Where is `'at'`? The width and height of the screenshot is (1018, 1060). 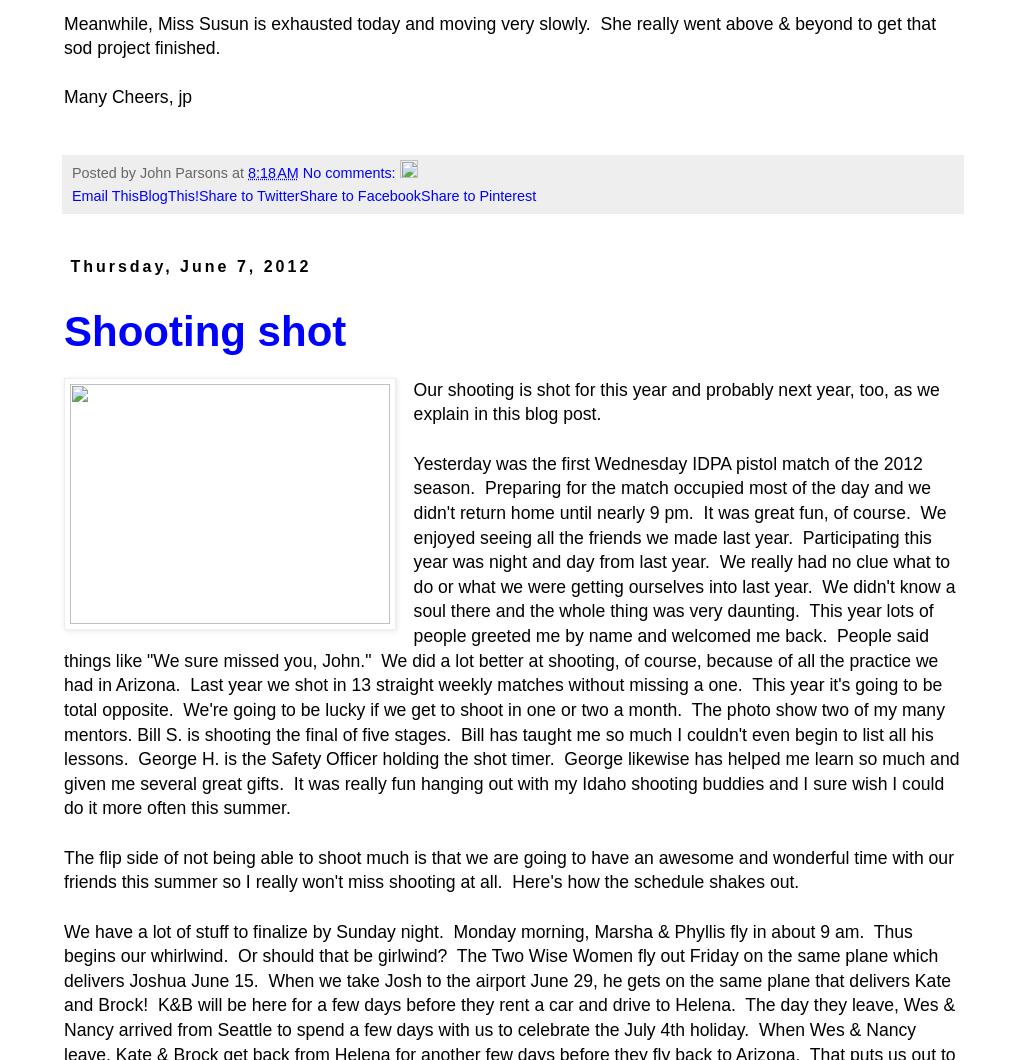 'at' is located at coordinates (231, 171).